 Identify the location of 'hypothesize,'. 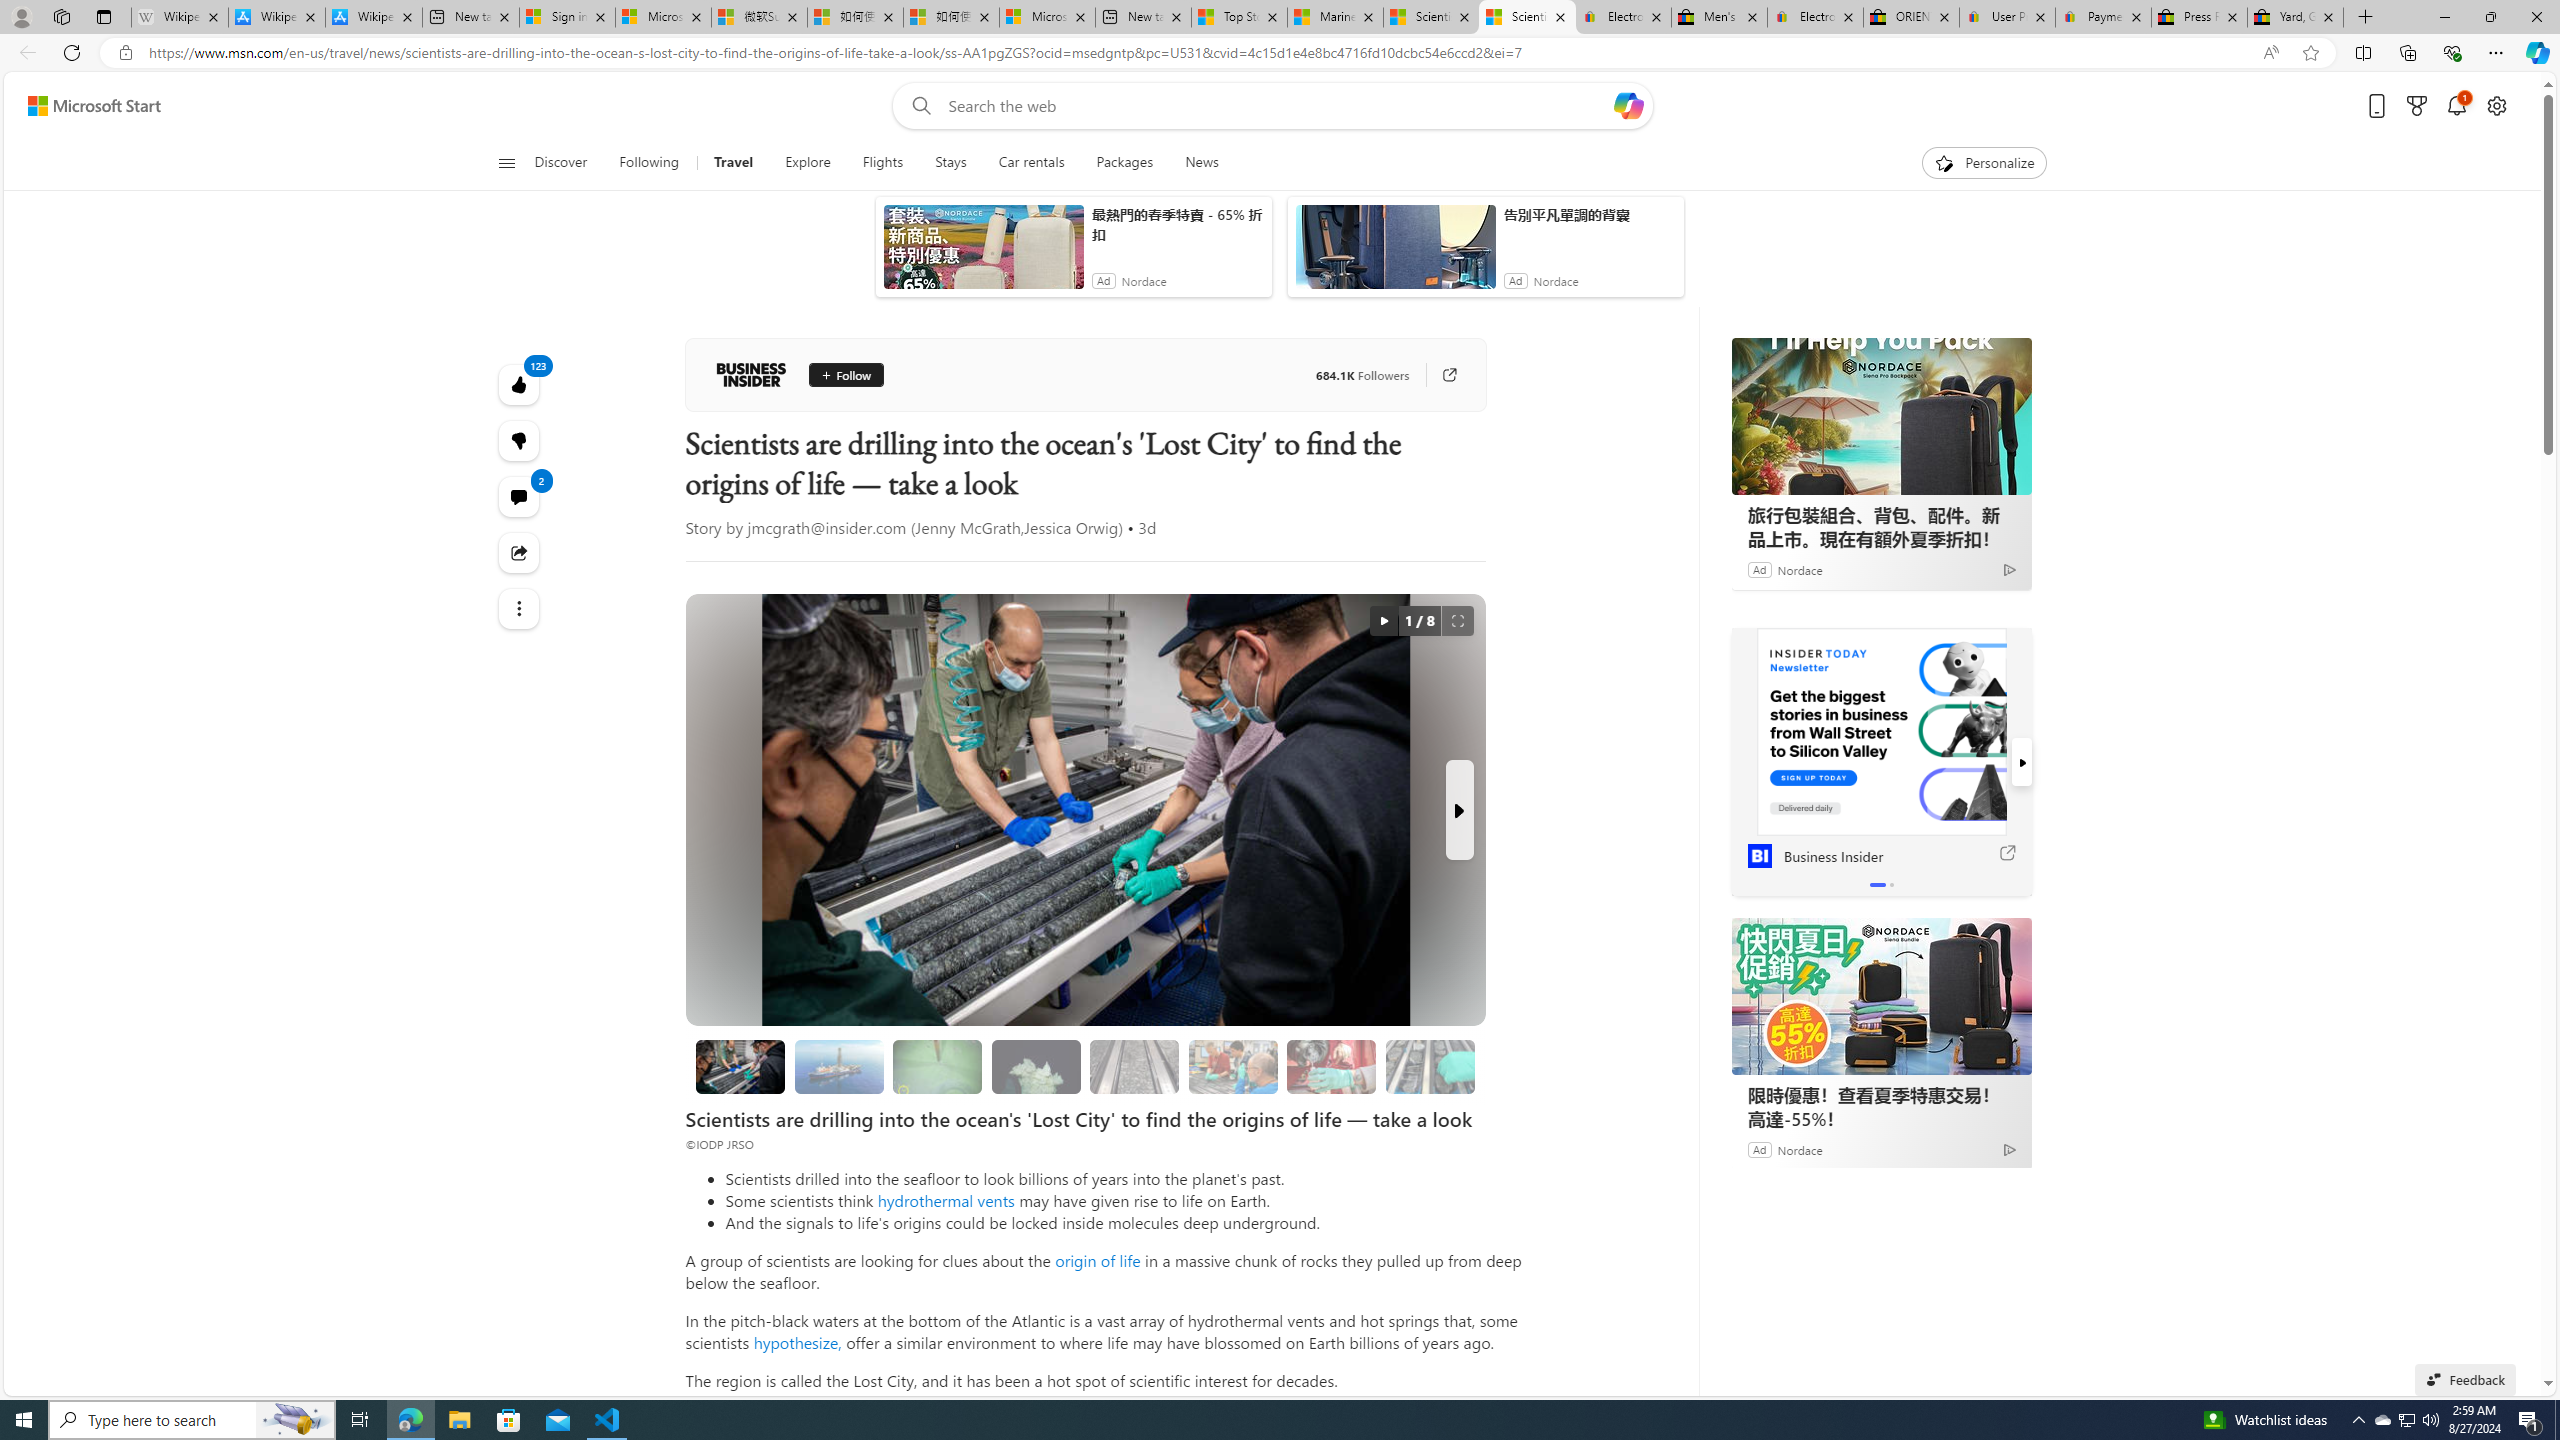
(796, 1341).